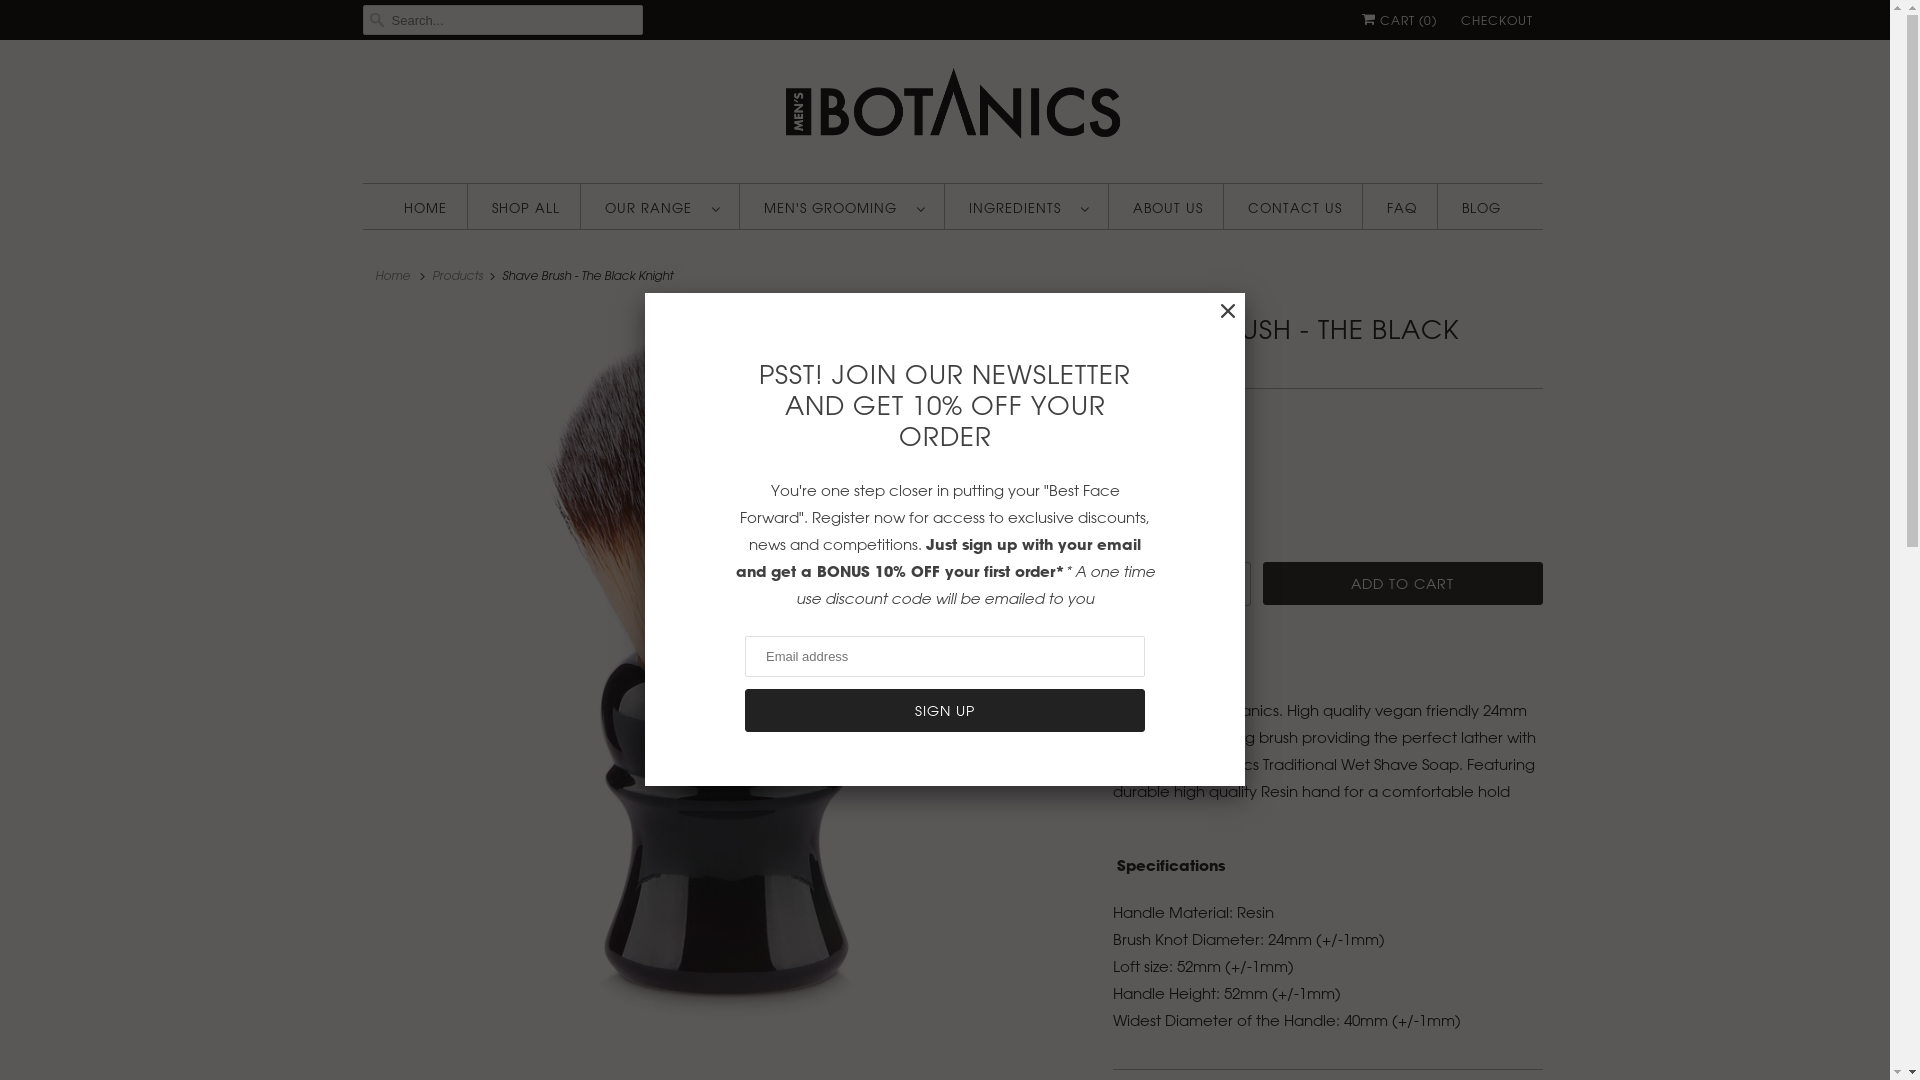  I want to click on 'Sign Up', so click(944, 709).